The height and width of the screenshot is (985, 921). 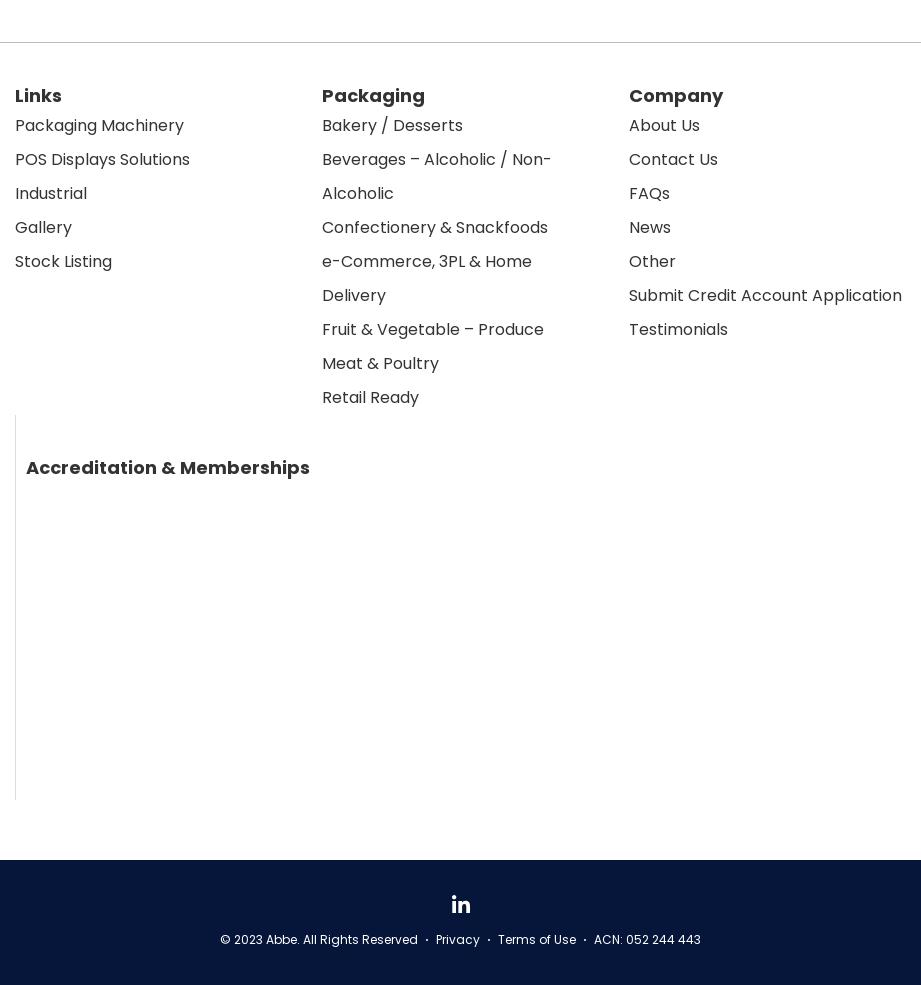 What do you see at coordinates (628, 225) in the screenshot?
I see `'News'` at bounding box center [628, 225].